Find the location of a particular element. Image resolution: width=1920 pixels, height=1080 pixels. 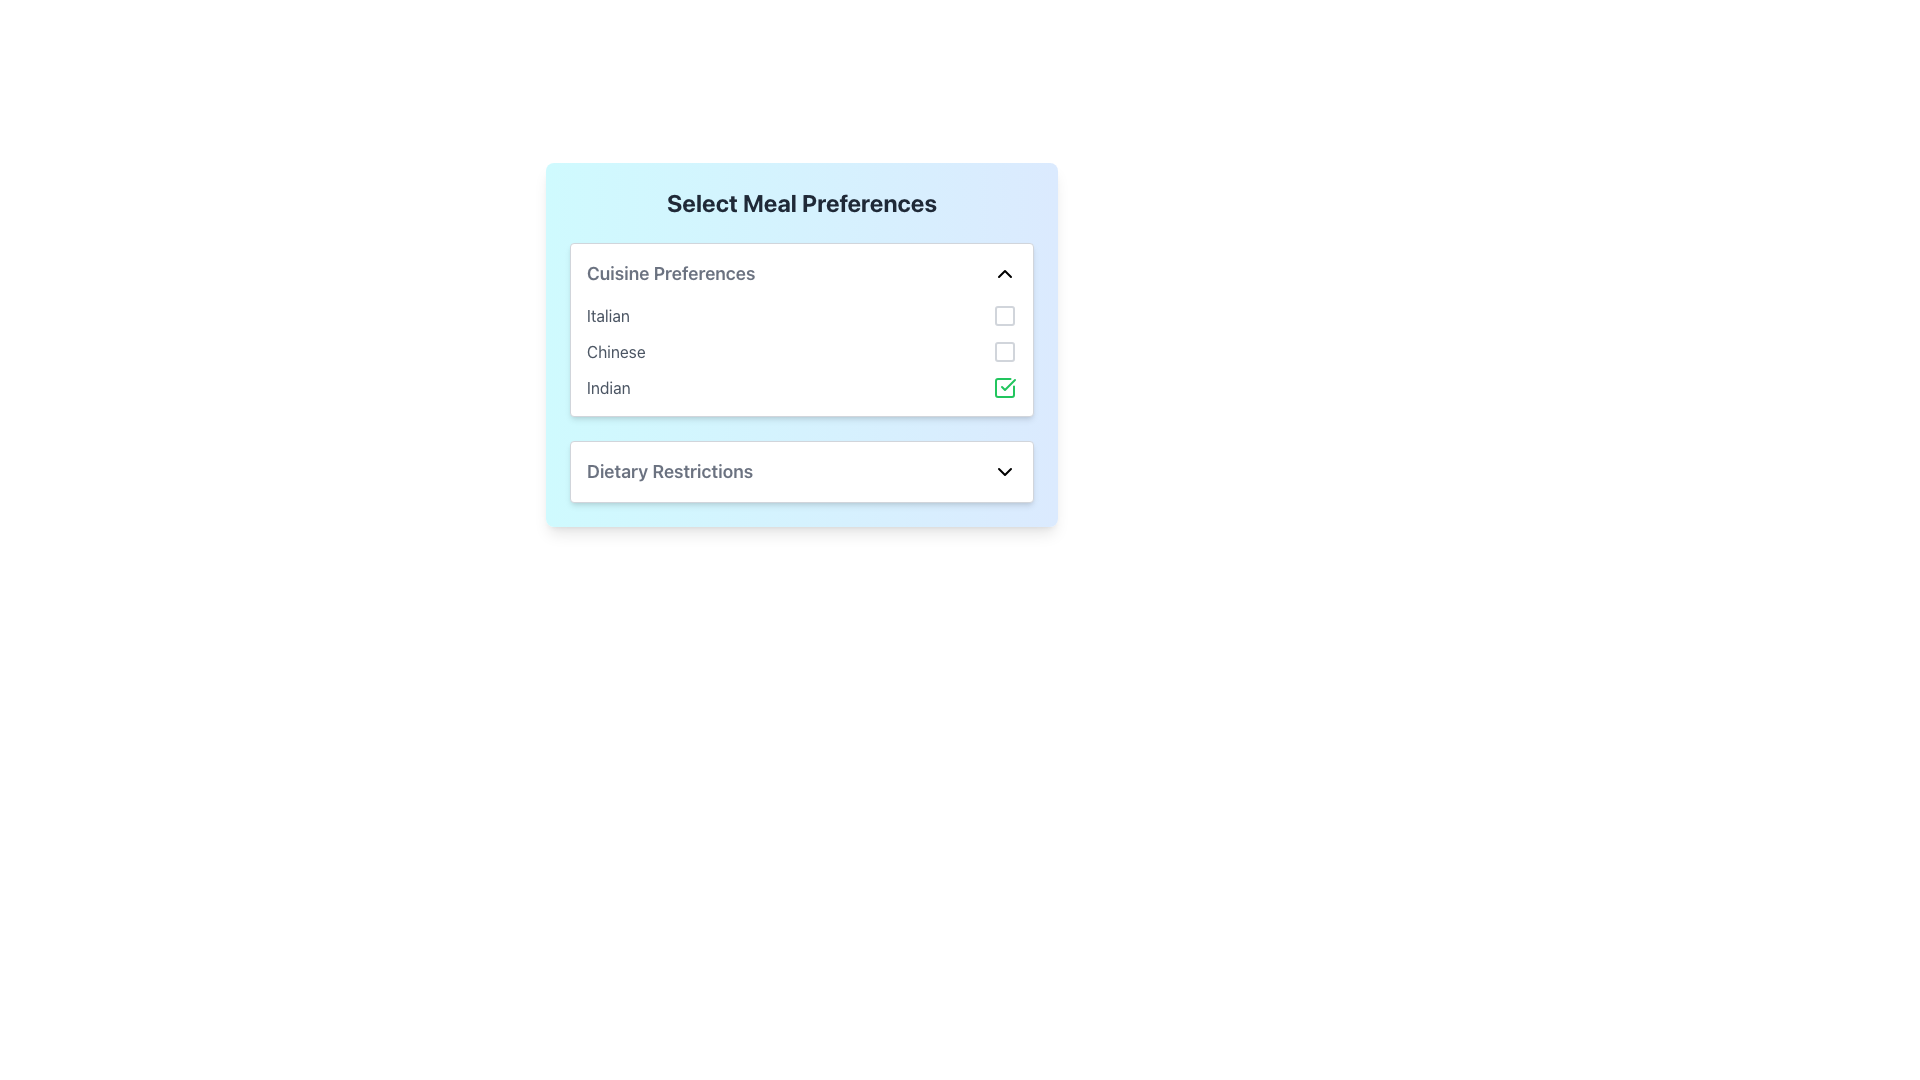

the toggle button located at the far right of the 'Cuisine Preferences' section is located at coordinates (1004, 273).